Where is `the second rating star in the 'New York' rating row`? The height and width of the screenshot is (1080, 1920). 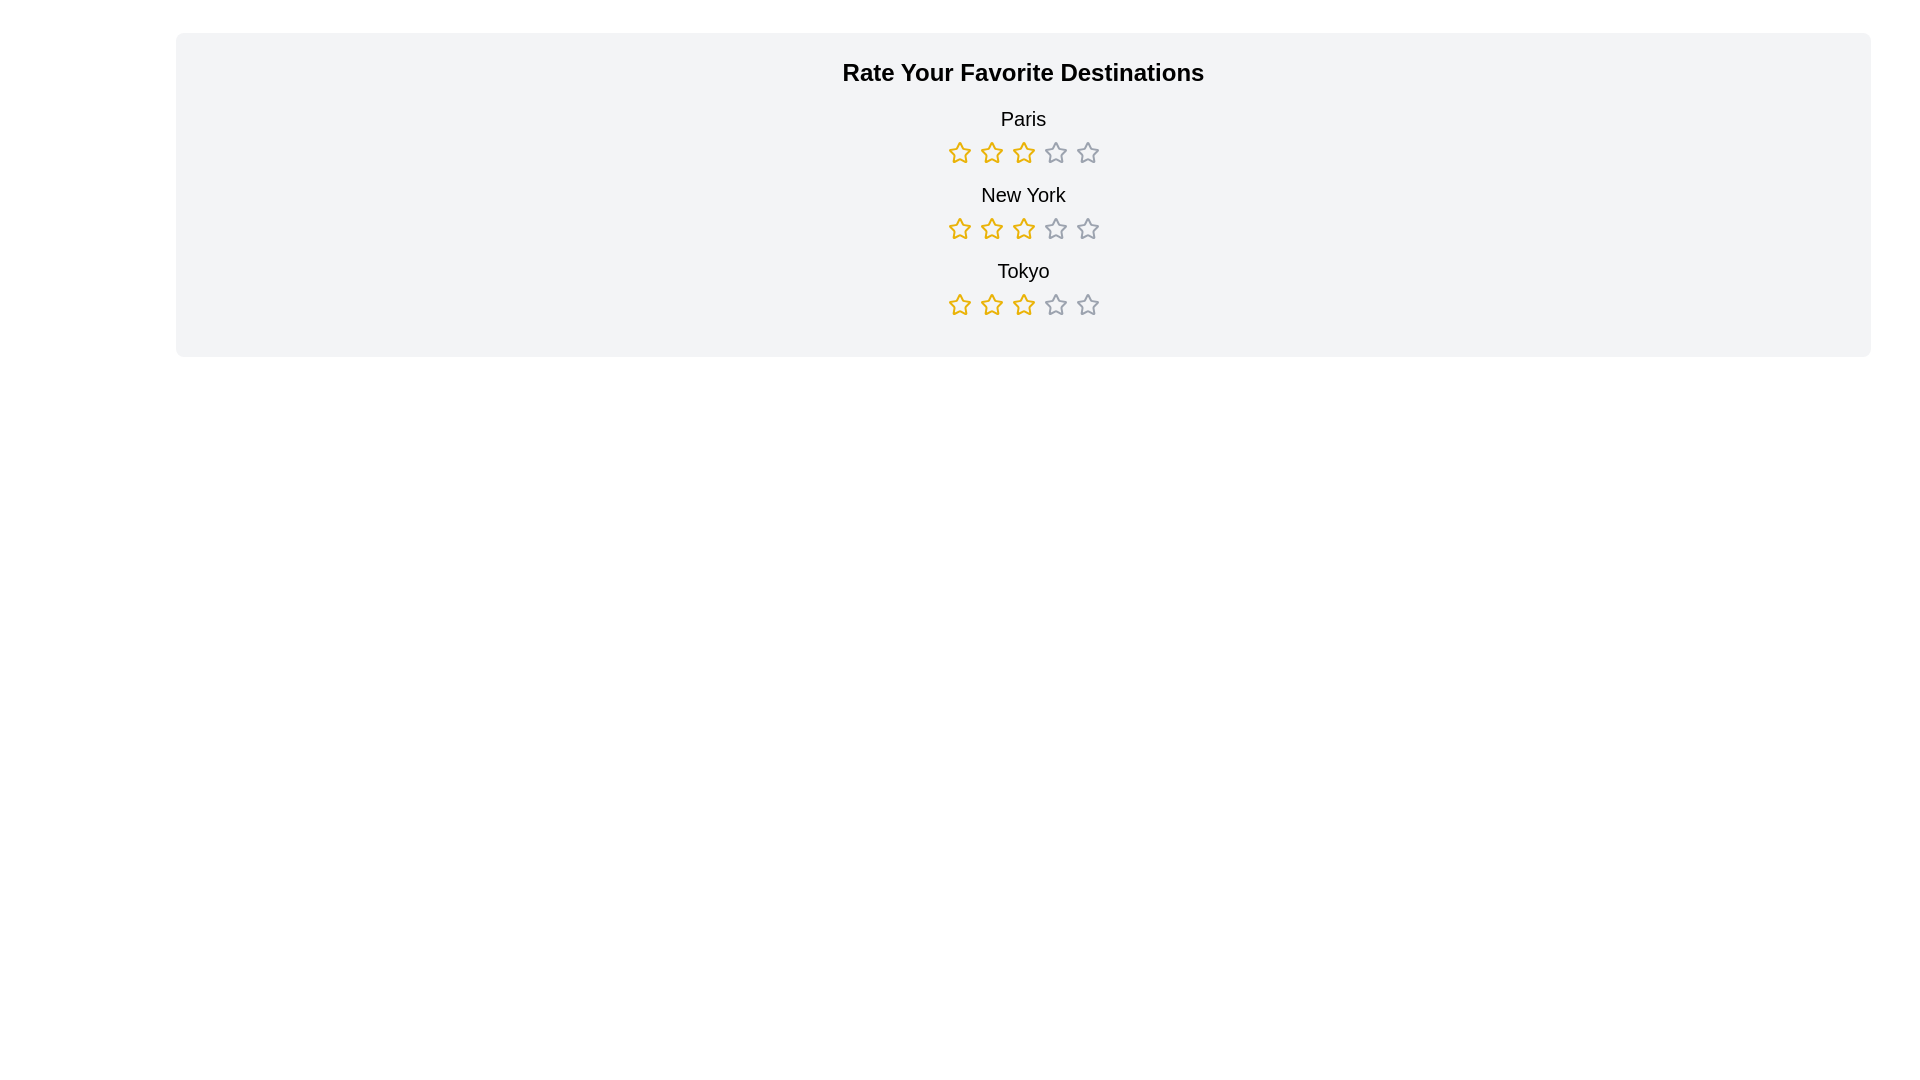 the second rating star in the 'New York' rating row is located at coordinates (958, 227).